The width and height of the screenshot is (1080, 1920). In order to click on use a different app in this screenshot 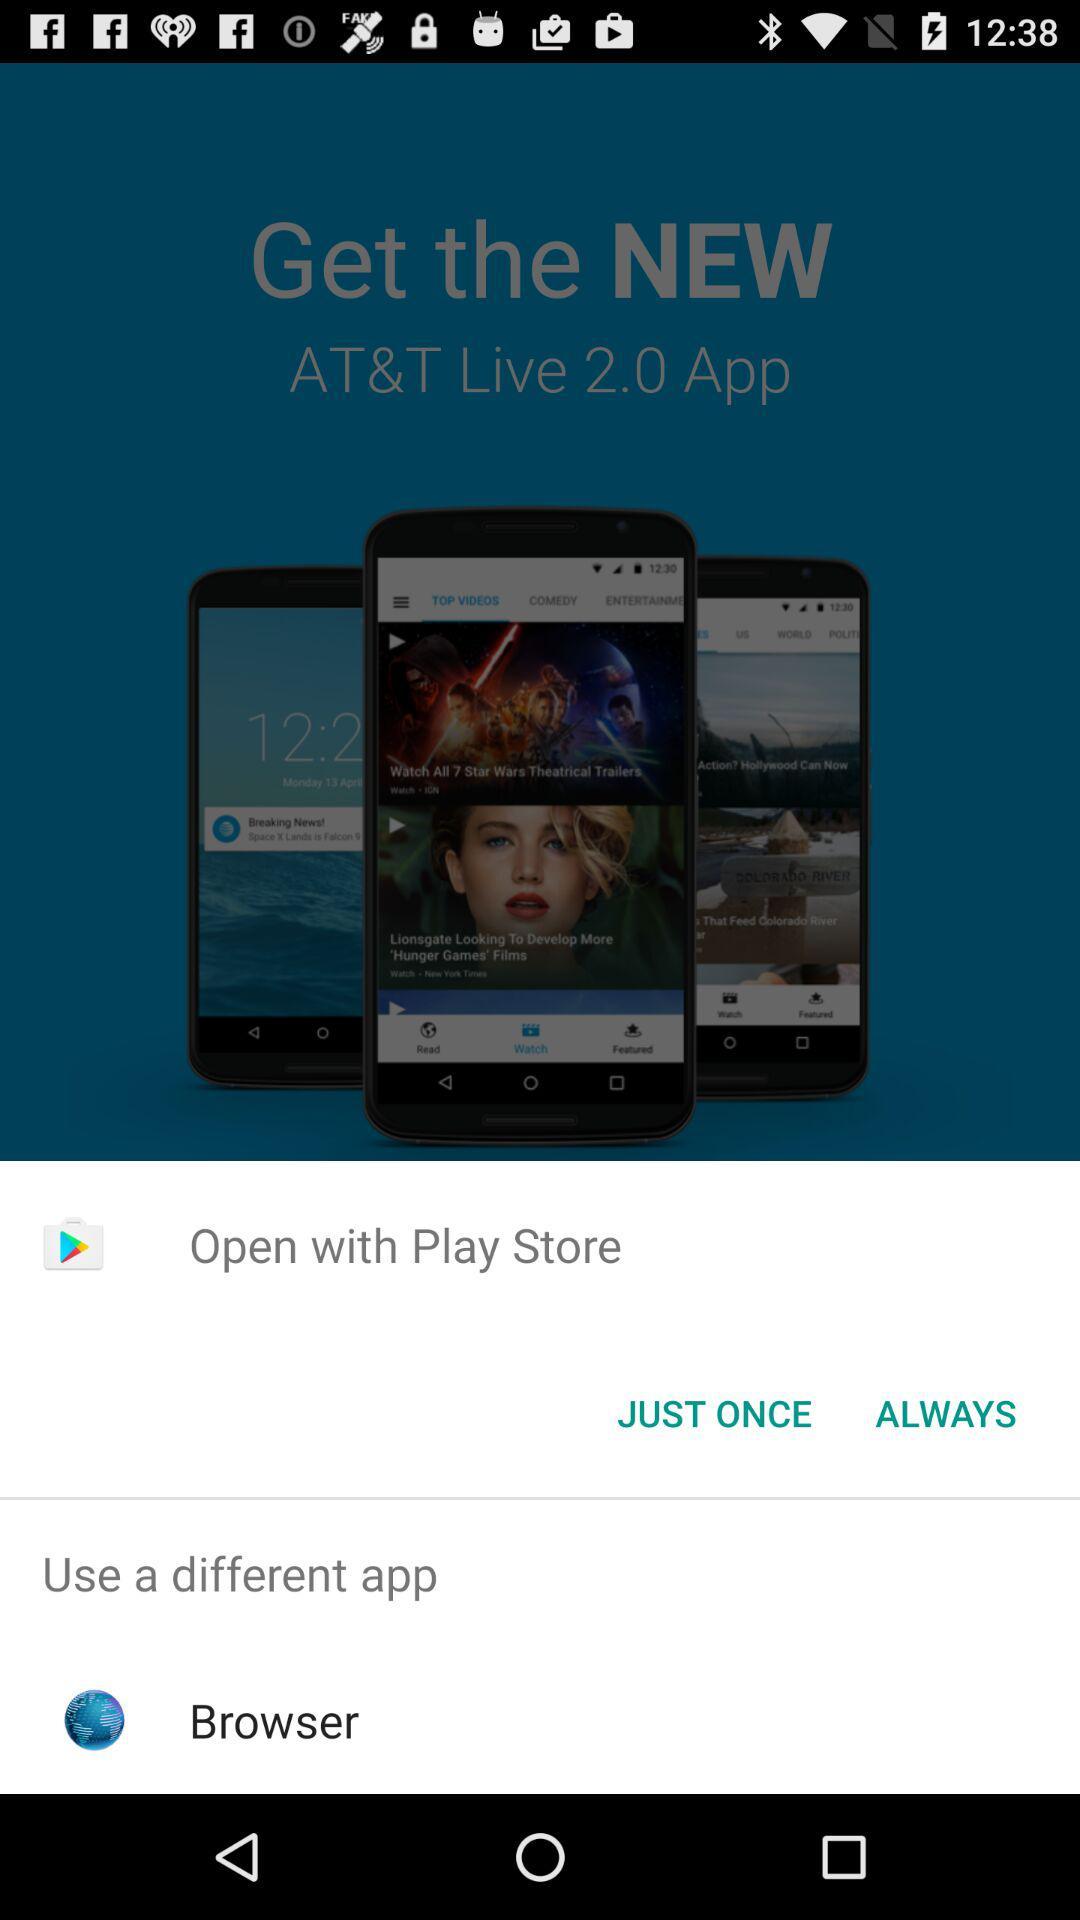, I will do `click(540, 1572)`.